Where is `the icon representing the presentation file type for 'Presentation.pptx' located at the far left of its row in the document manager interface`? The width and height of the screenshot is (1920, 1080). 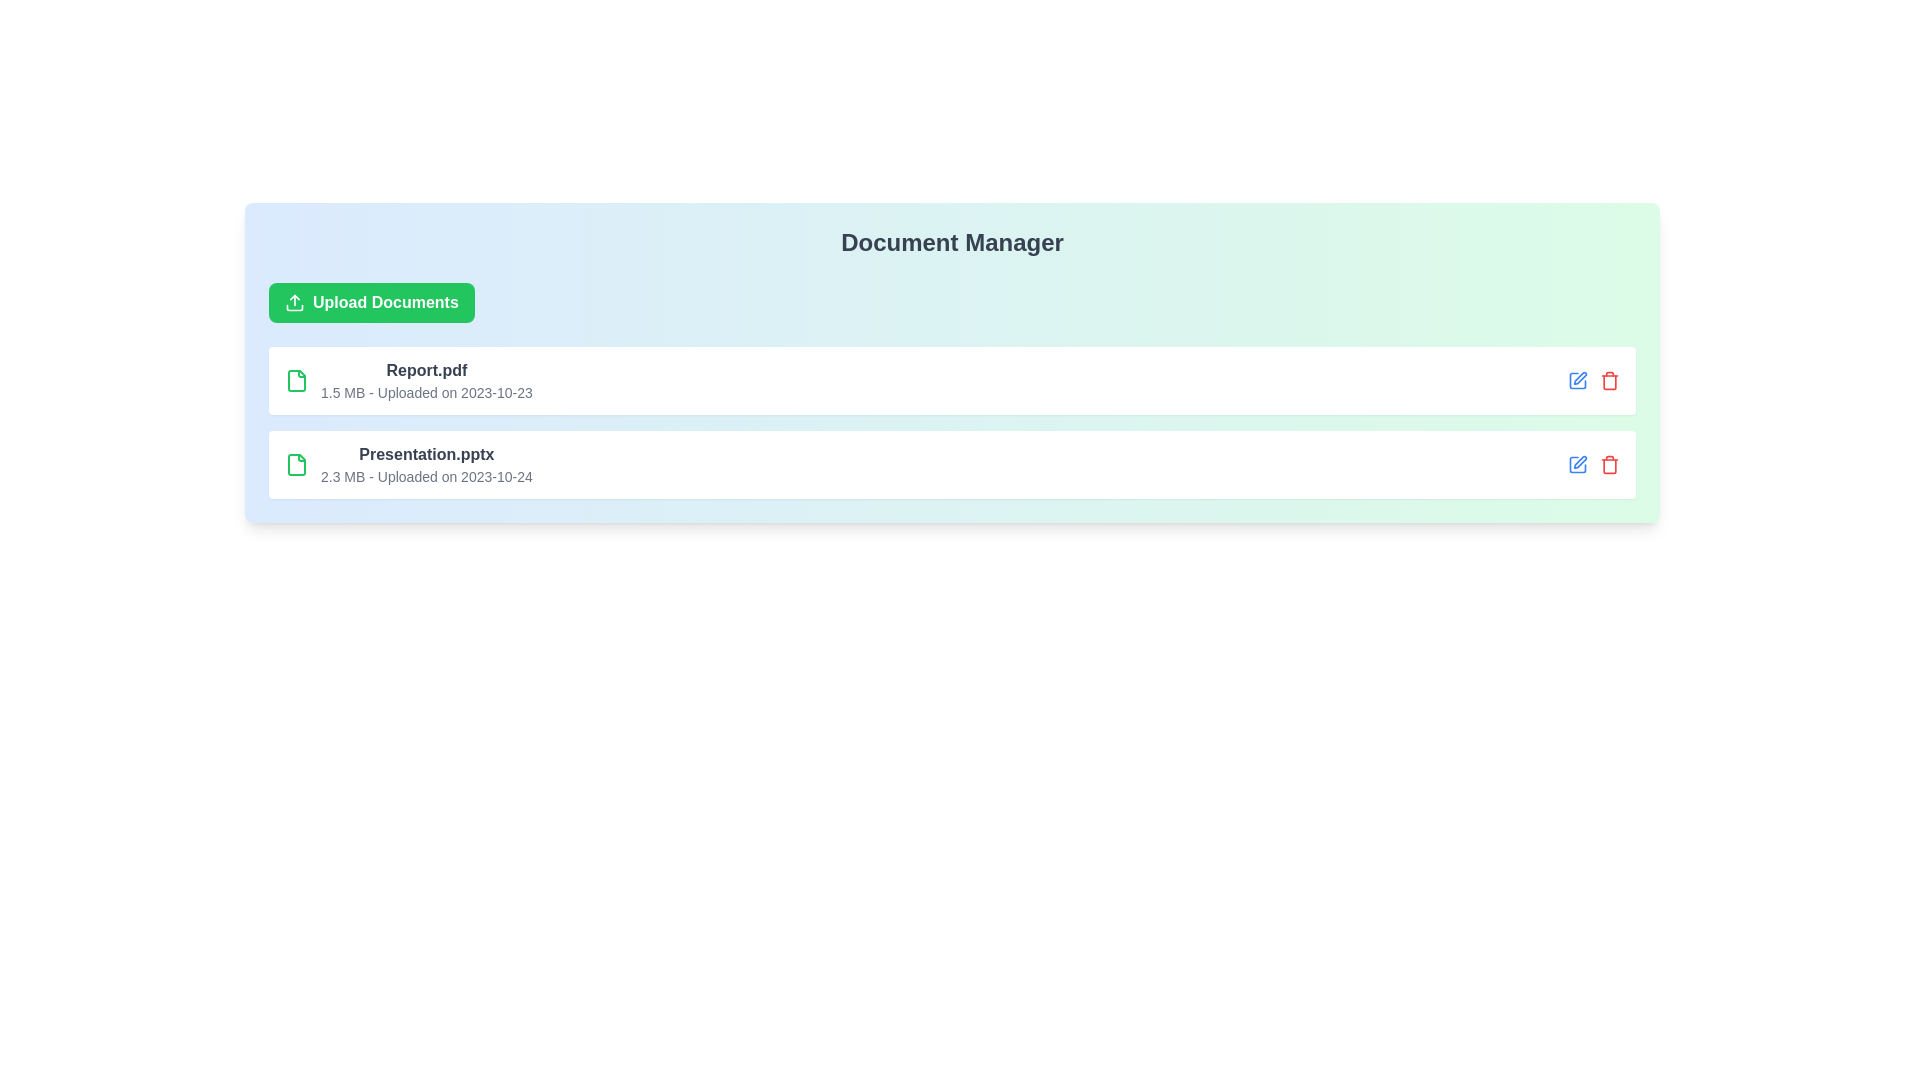
the icon representing the presentation file type for 'Presentation.pptx' located at the far left of its row in the document manager interface is located at coordinates (296, 465).